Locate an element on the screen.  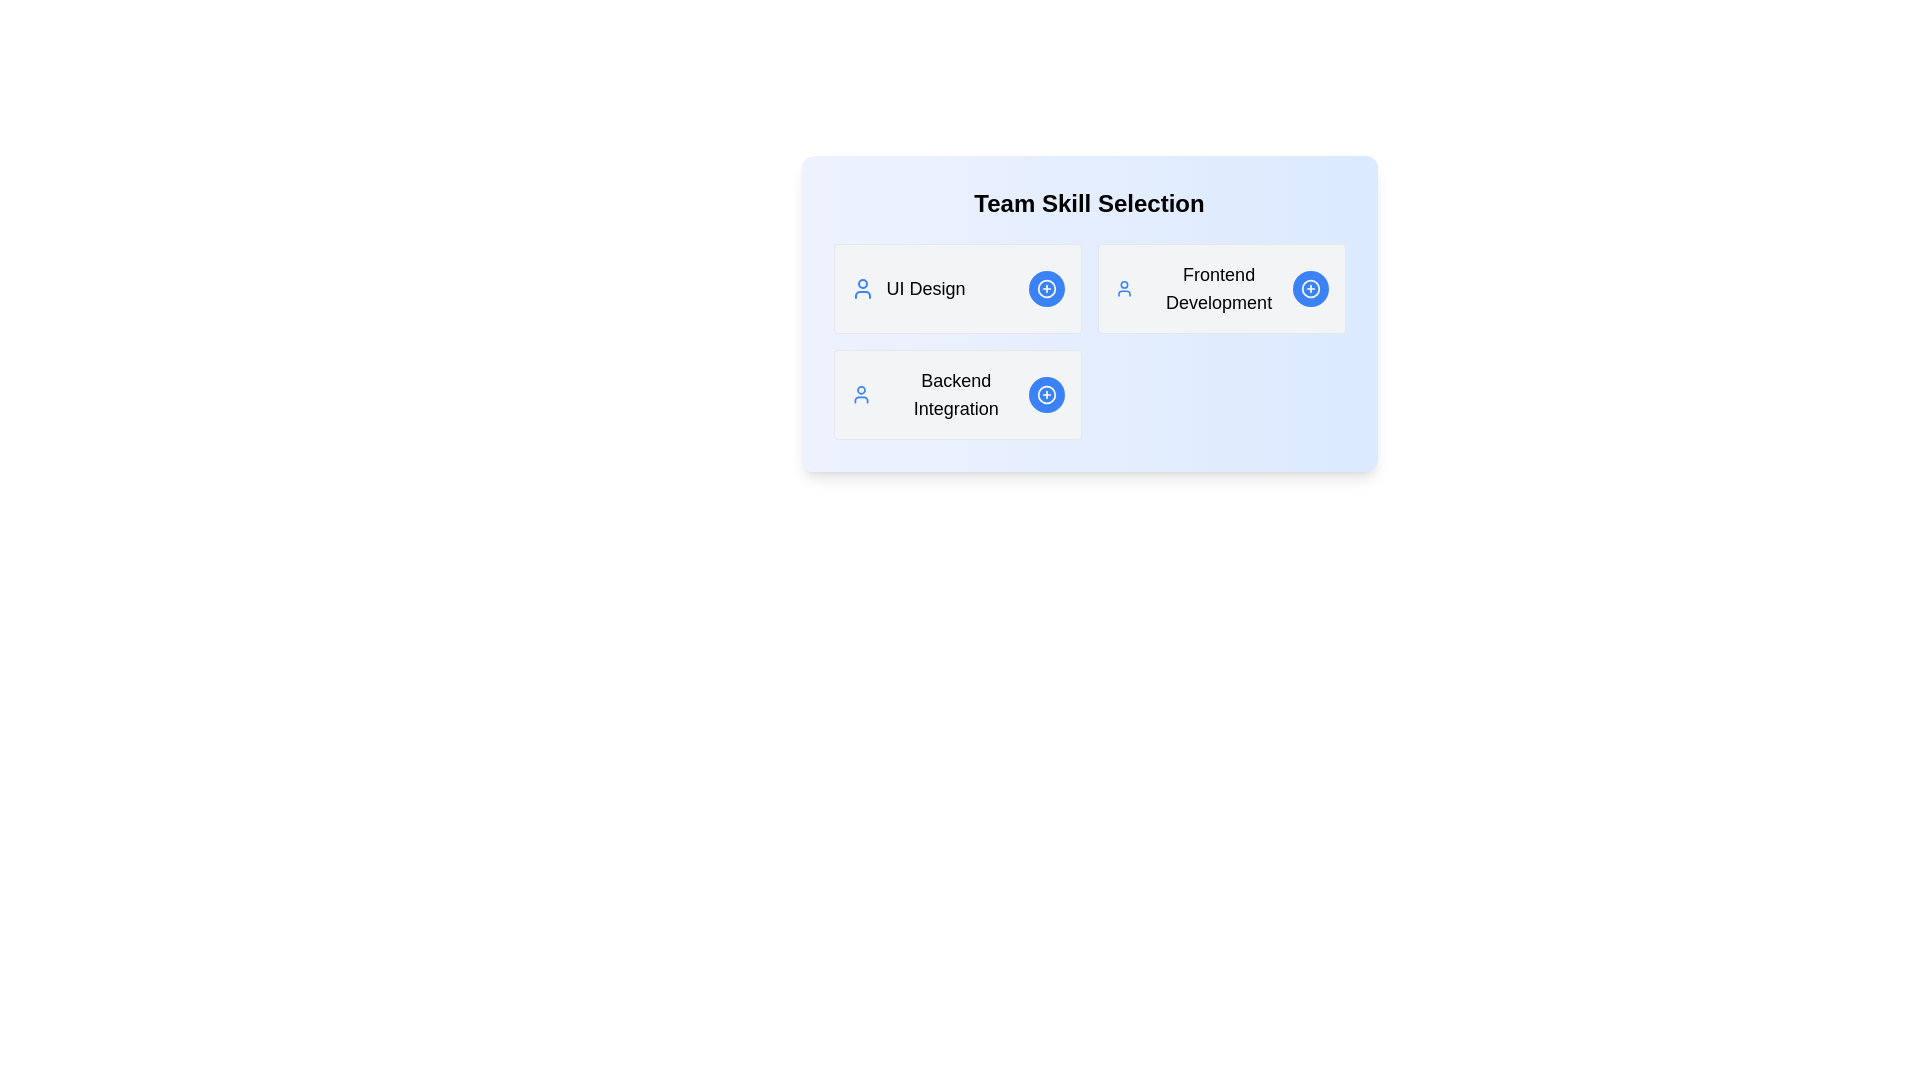
the skill card labeled Backend Integration is located at coordinates (956, 394).